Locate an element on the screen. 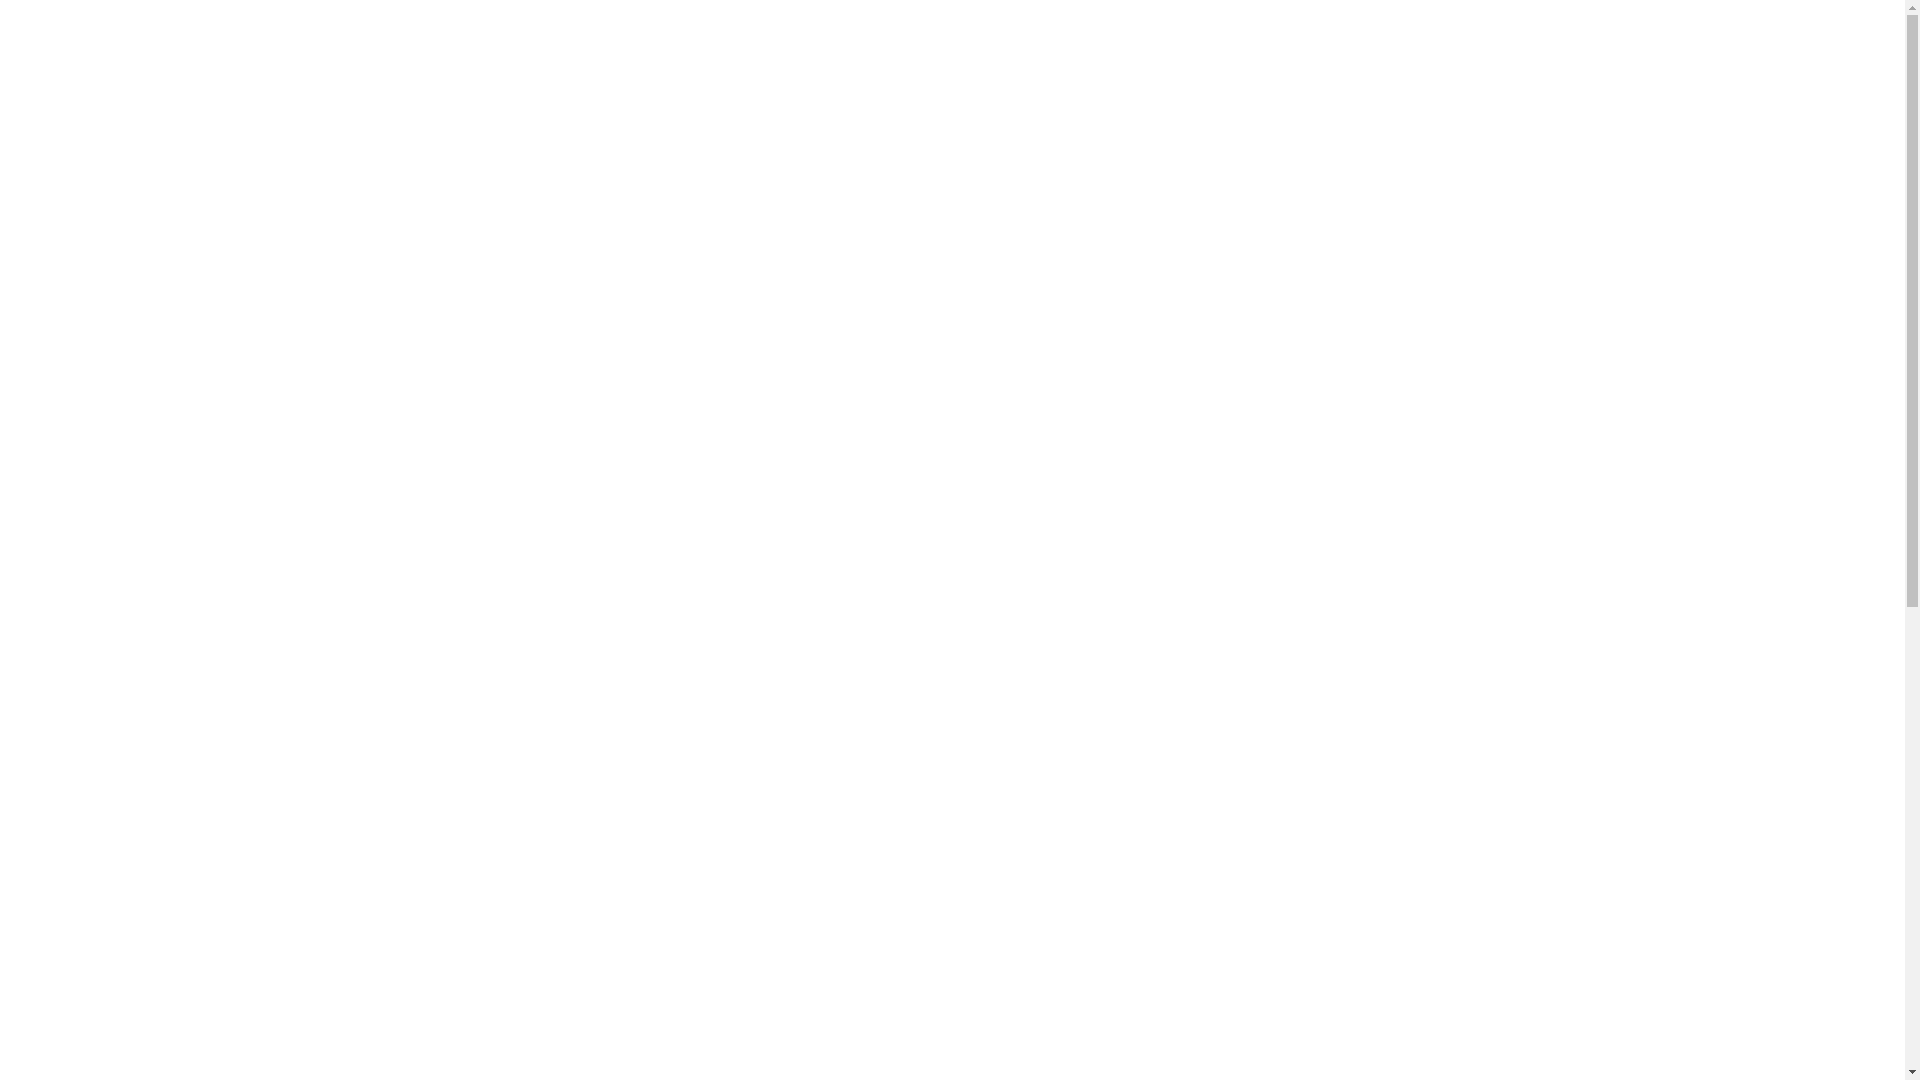  'ABOUT US' is located at coordinates (1082, 119).